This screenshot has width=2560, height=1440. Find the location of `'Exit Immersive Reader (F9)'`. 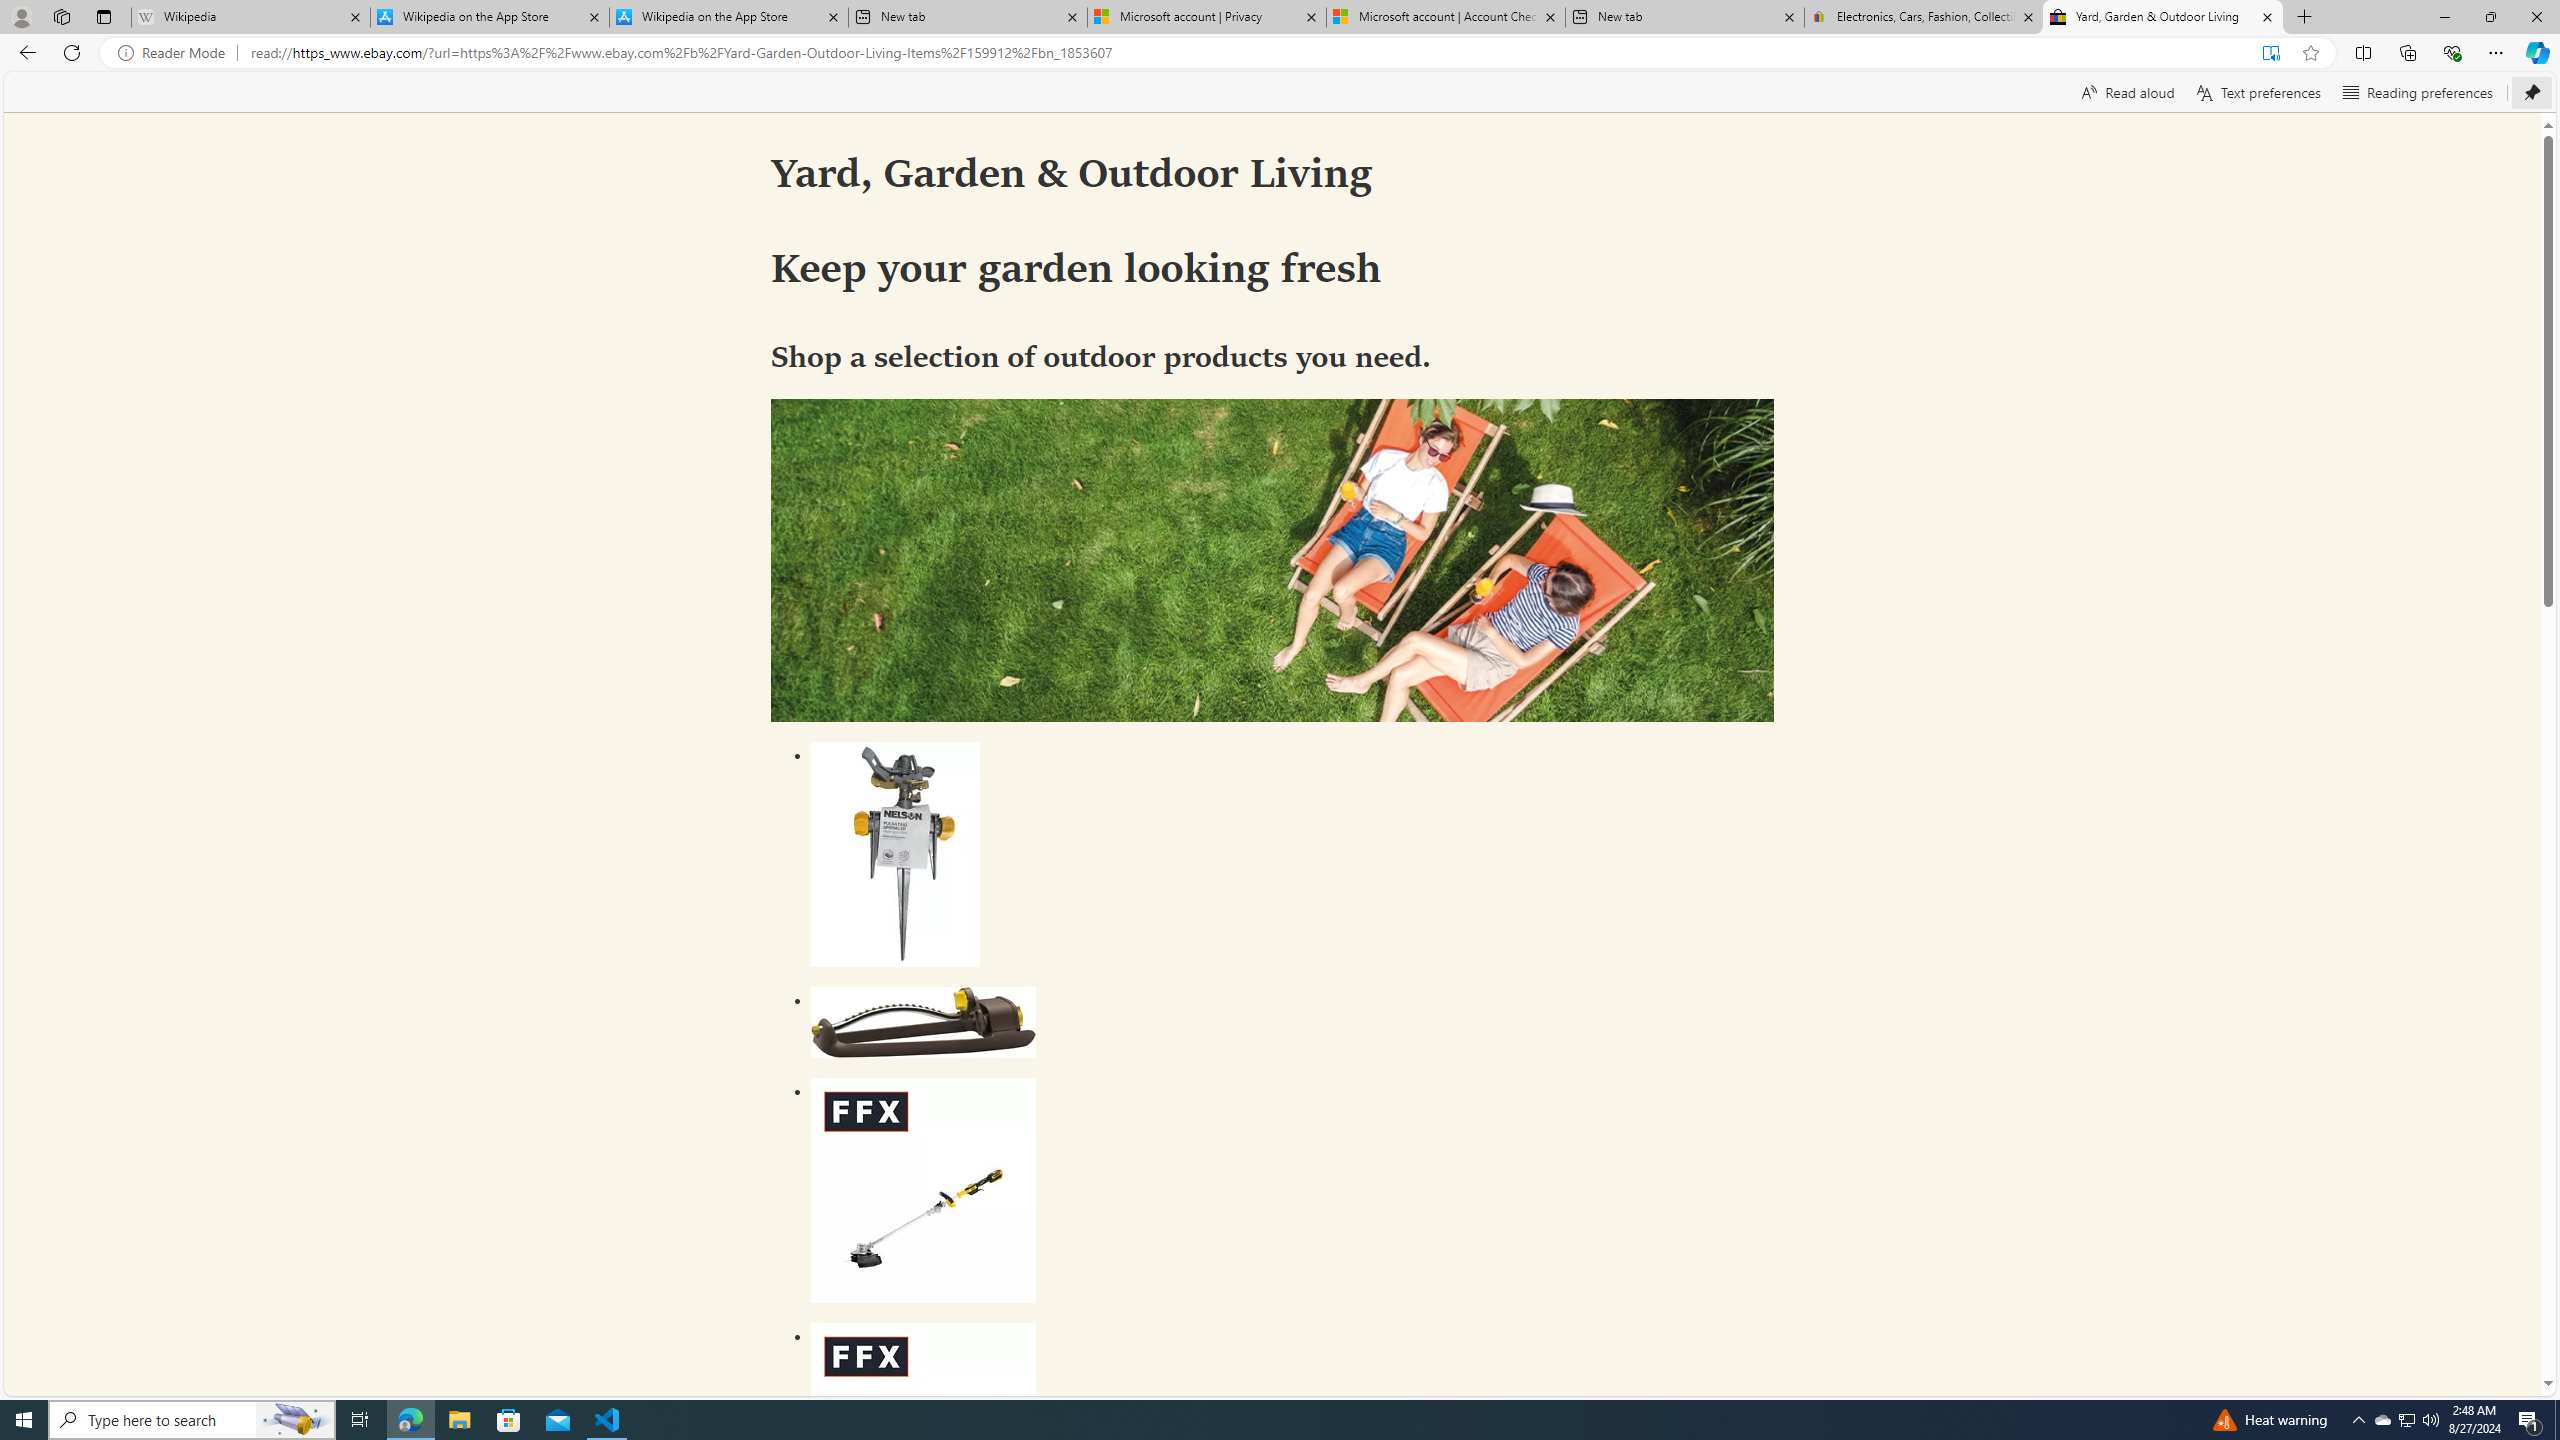

'Exit Immersive Reader (F9)' is located at coordinates (2270, 53).